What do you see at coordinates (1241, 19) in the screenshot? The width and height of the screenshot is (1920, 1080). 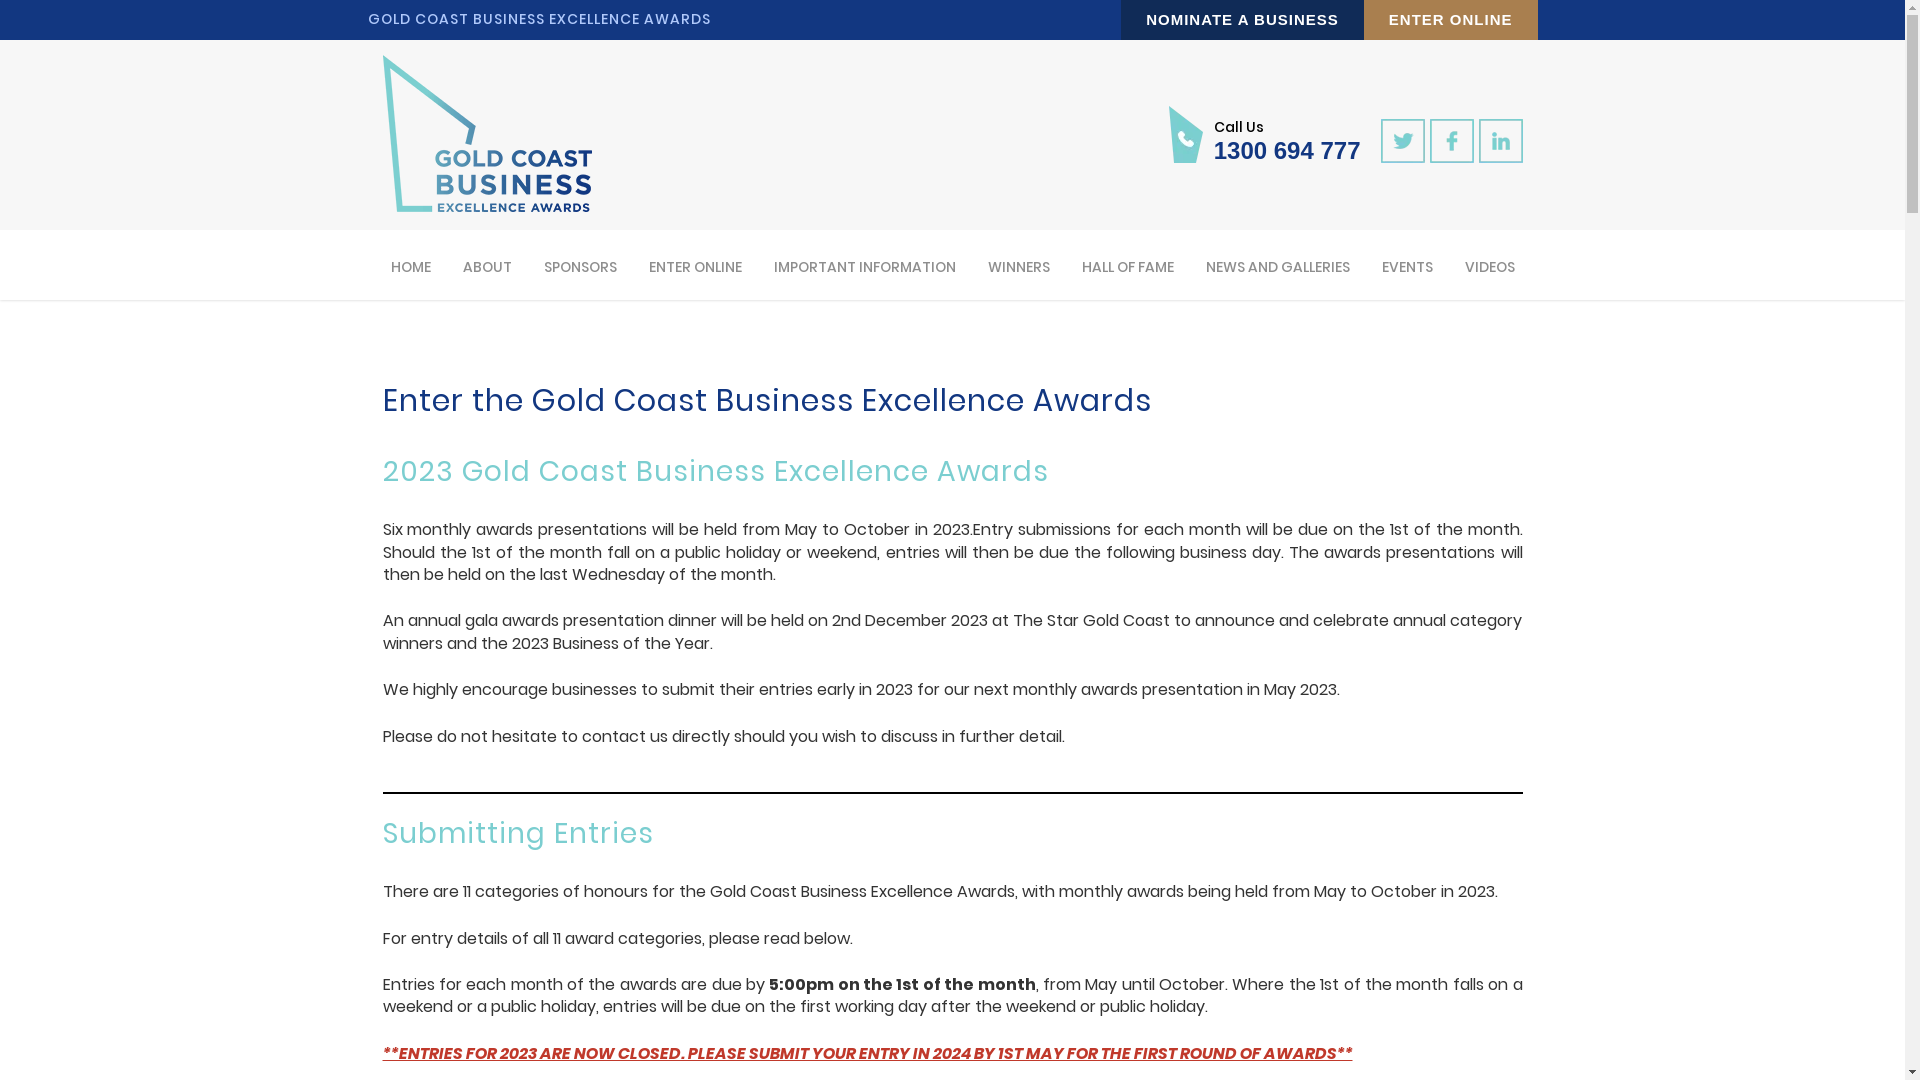 I see `'NOMINATE A BUSINESS'` at bounding box center [1241, 19].